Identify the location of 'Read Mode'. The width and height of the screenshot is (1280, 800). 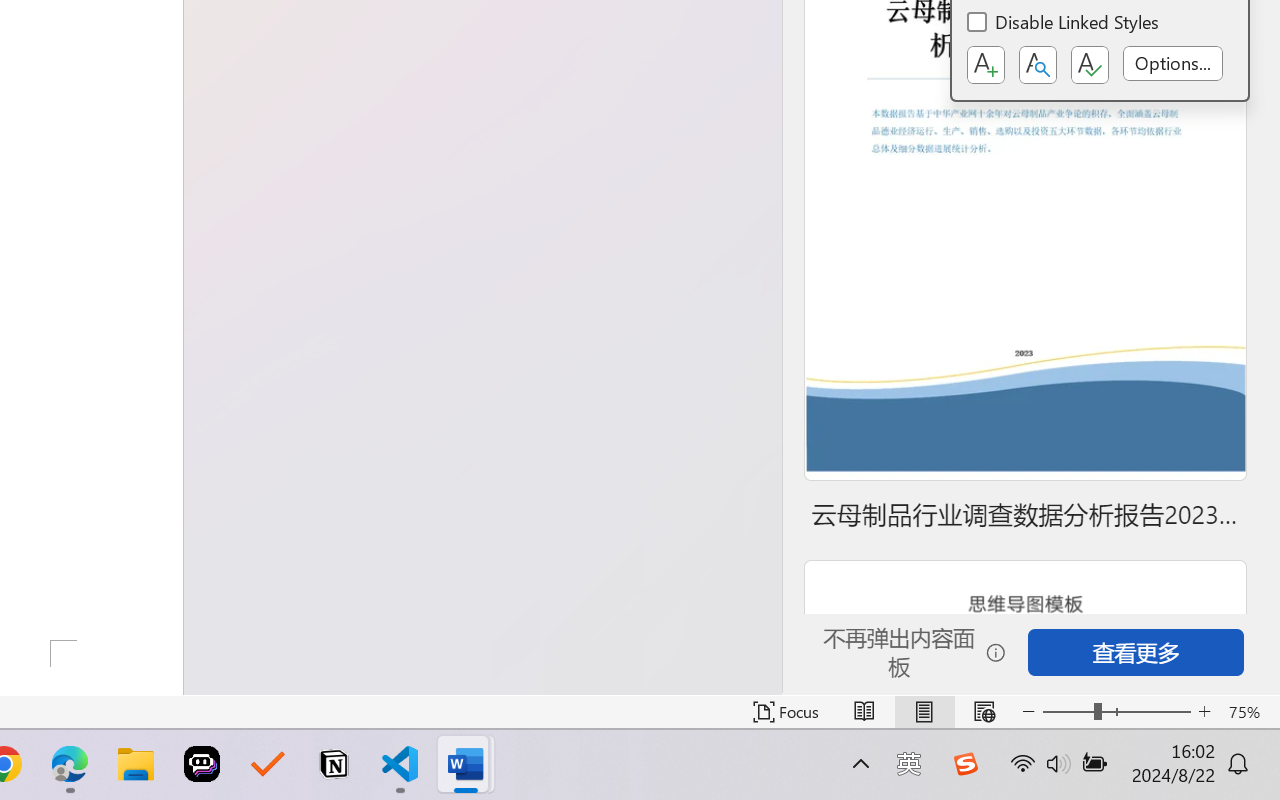
(864, 711).